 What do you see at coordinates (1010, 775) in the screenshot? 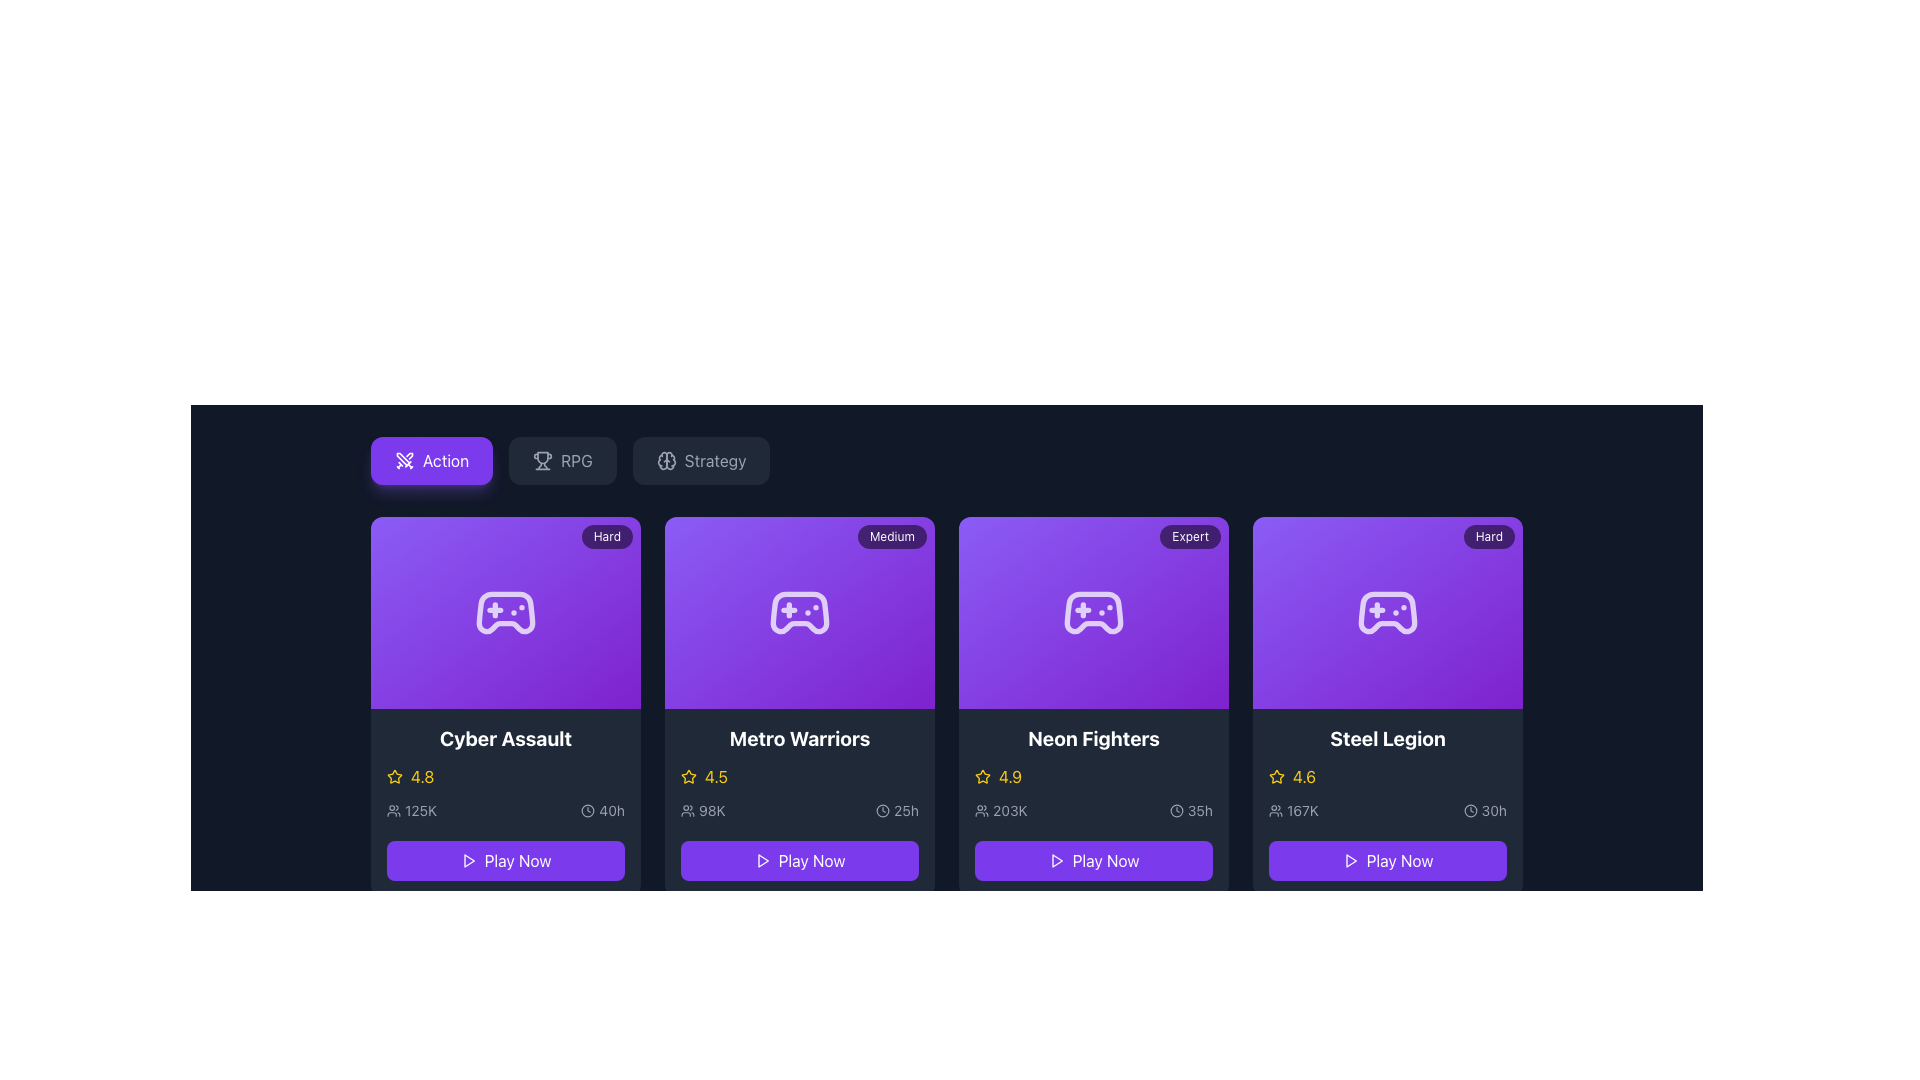
I see `the numerical text displaying the value '4.9', styled in yellow color` at bounding box center [1010, 775].